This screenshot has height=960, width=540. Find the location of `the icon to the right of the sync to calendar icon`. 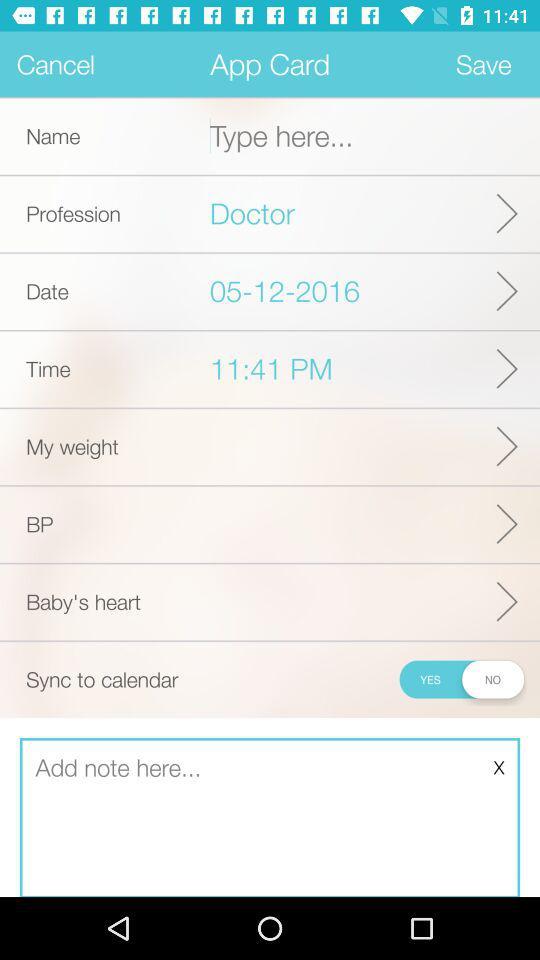

the icon to the right of the sync to calendar icon is located at coordinates (461, 679).